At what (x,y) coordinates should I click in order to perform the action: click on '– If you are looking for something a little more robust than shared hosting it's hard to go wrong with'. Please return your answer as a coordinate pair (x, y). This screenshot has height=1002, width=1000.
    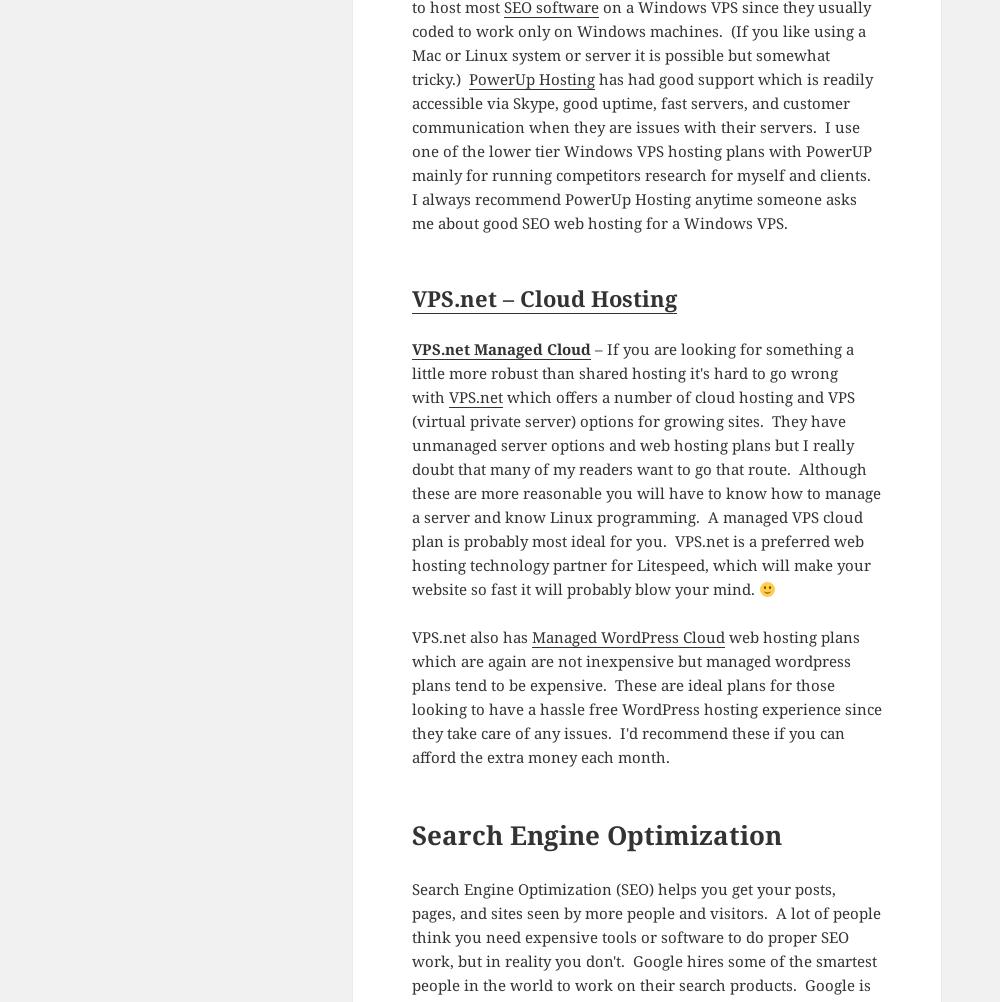
    Looking at the image, I should click on (632, 373).